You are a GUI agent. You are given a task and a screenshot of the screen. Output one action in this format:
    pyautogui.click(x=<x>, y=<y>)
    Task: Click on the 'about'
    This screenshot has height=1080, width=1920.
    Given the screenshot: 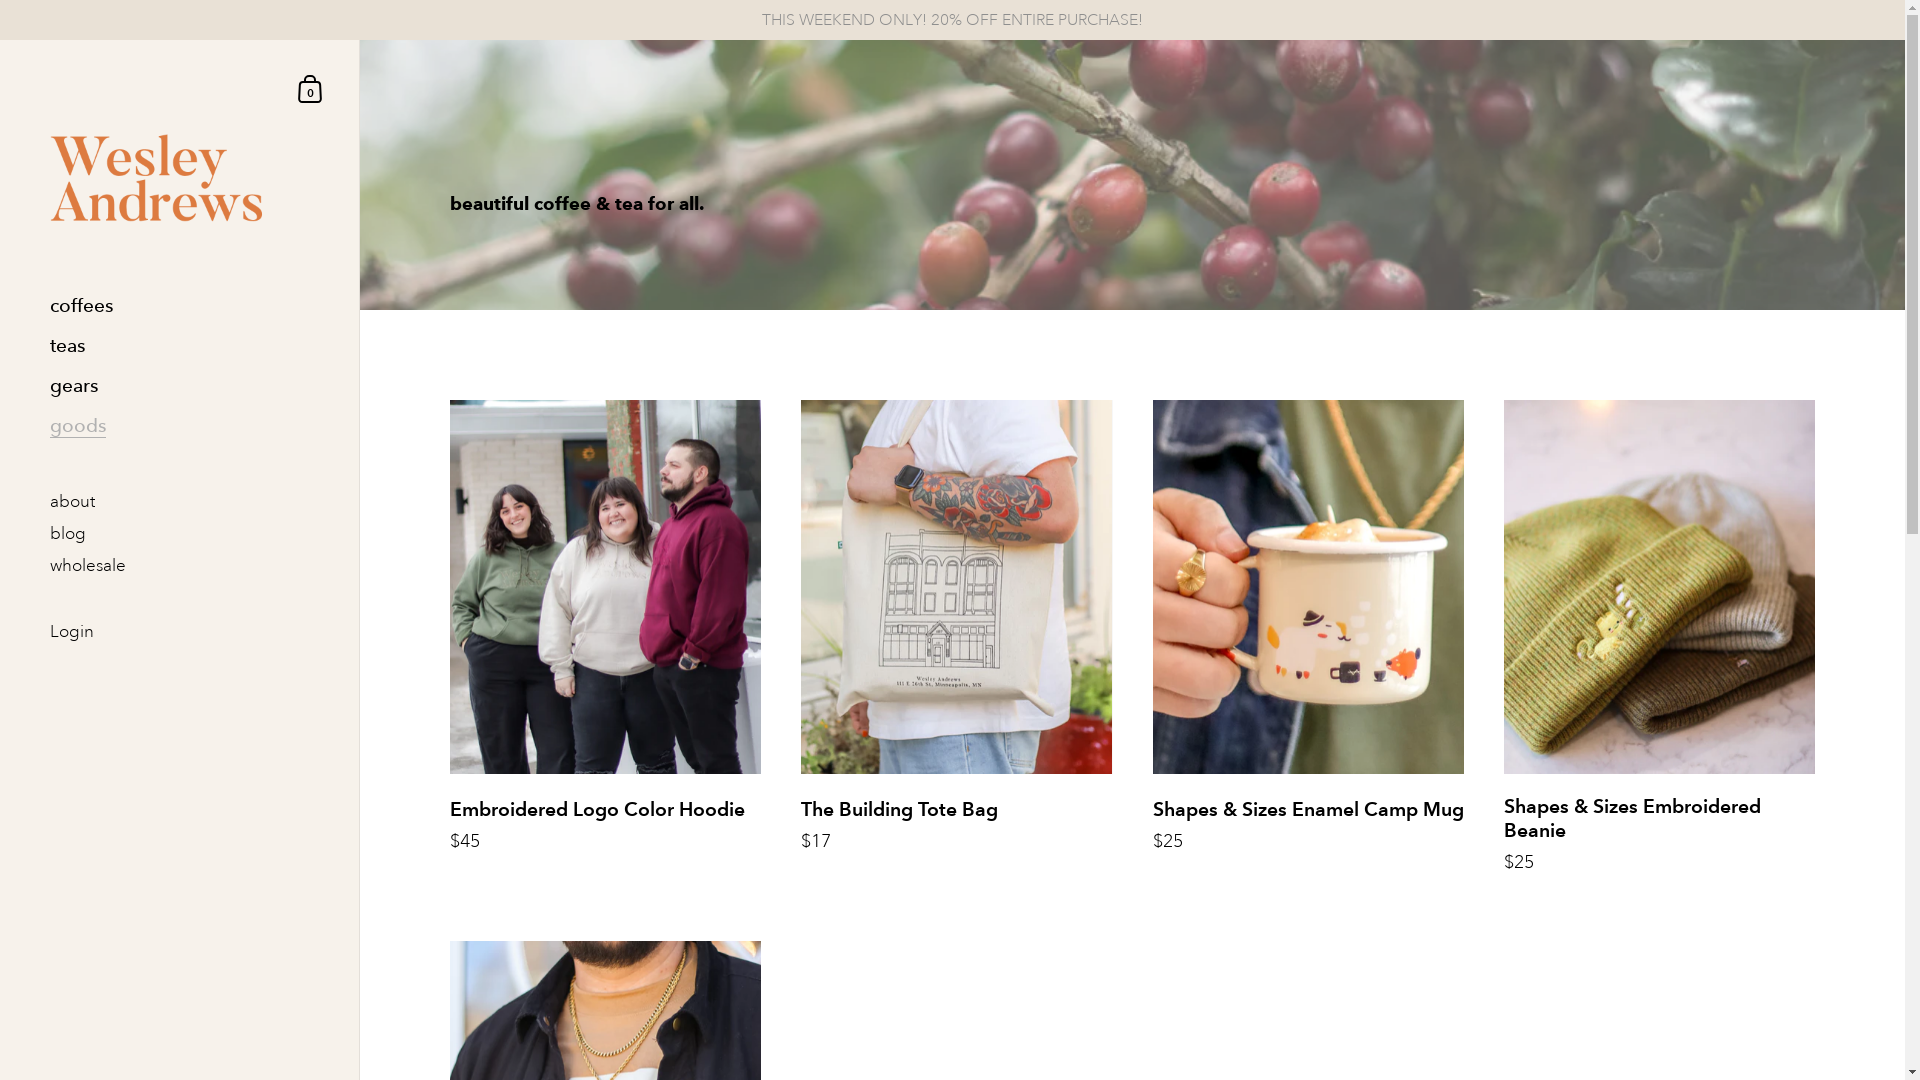 What is the action you would take?
    pyautogui.click(x=179, y=500)
    